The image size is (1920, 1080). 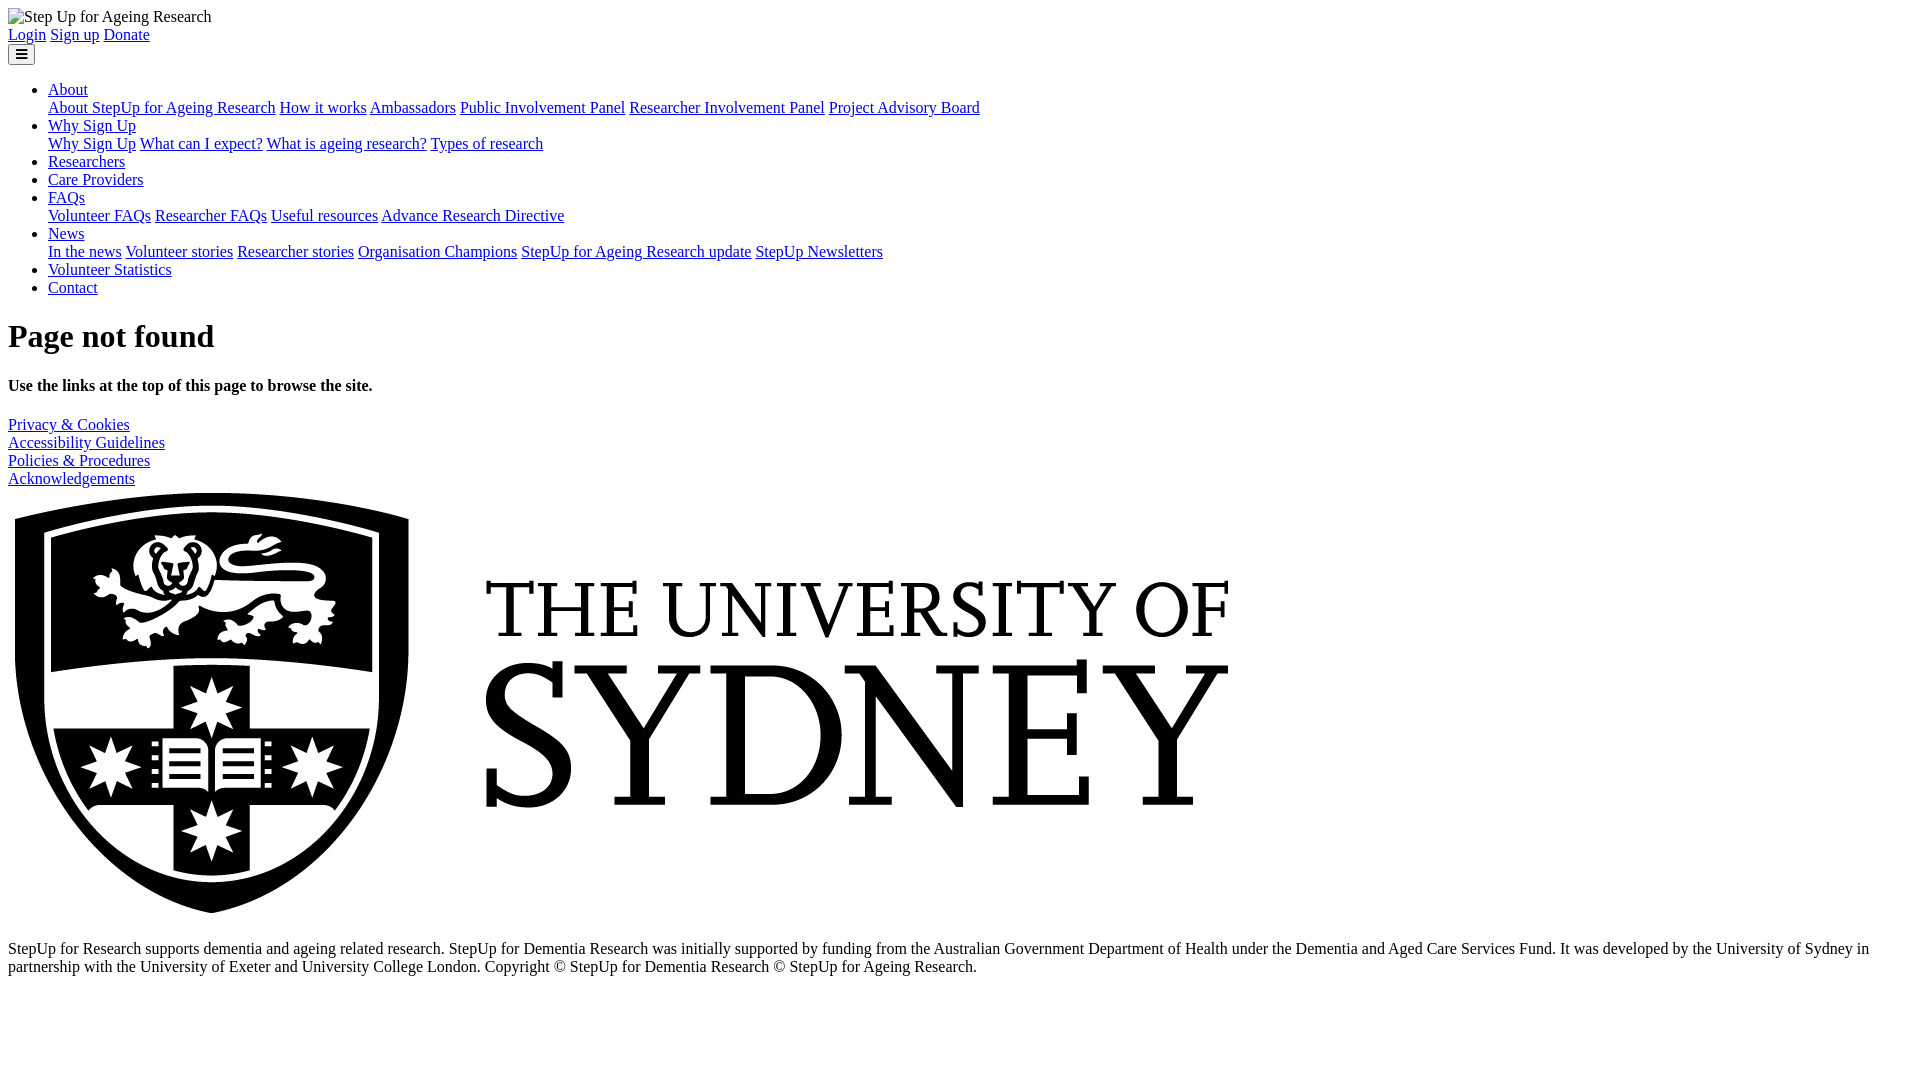 What do you see at coordinates (48, 160) in the screenshot?
I see `'Researchers'` at bounding box center [48, 160].